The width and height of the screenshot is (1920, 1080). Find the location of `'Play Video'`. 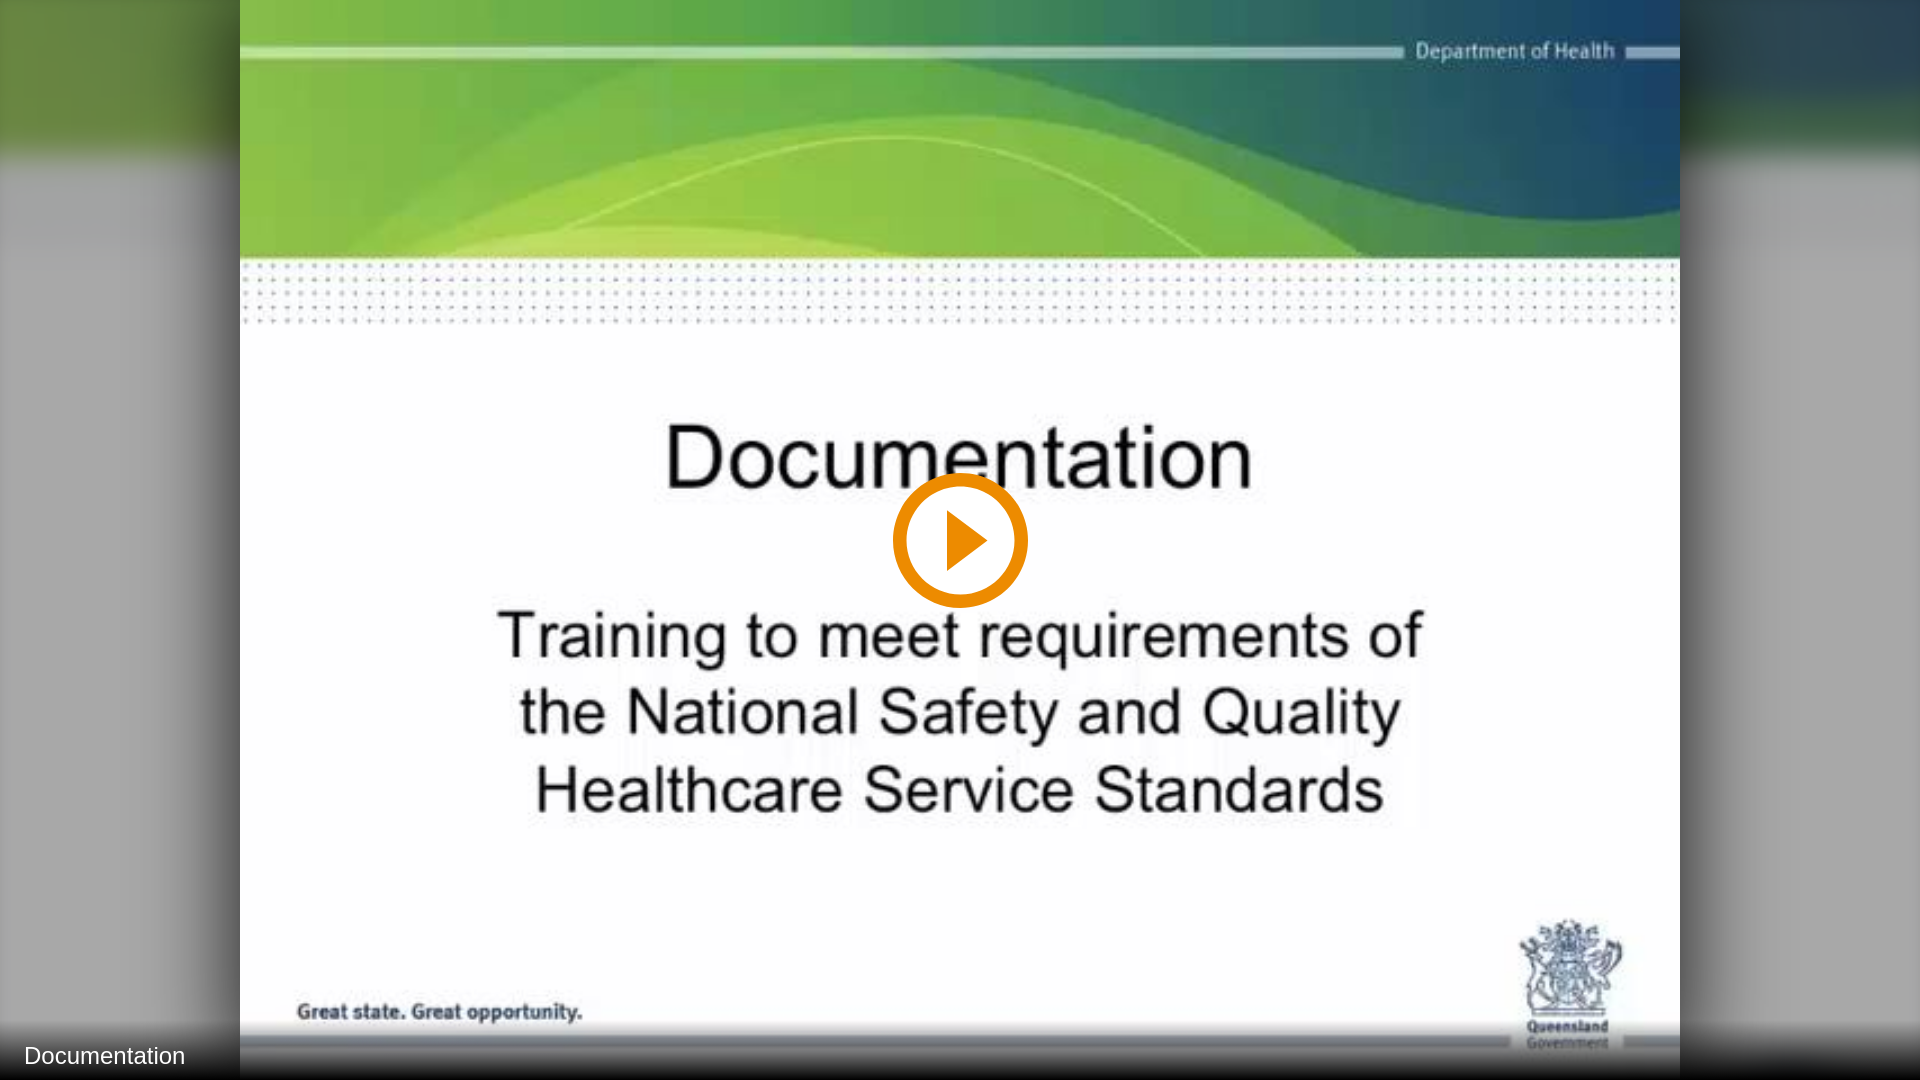

'Play Video' is located at coordinates (958, 538).